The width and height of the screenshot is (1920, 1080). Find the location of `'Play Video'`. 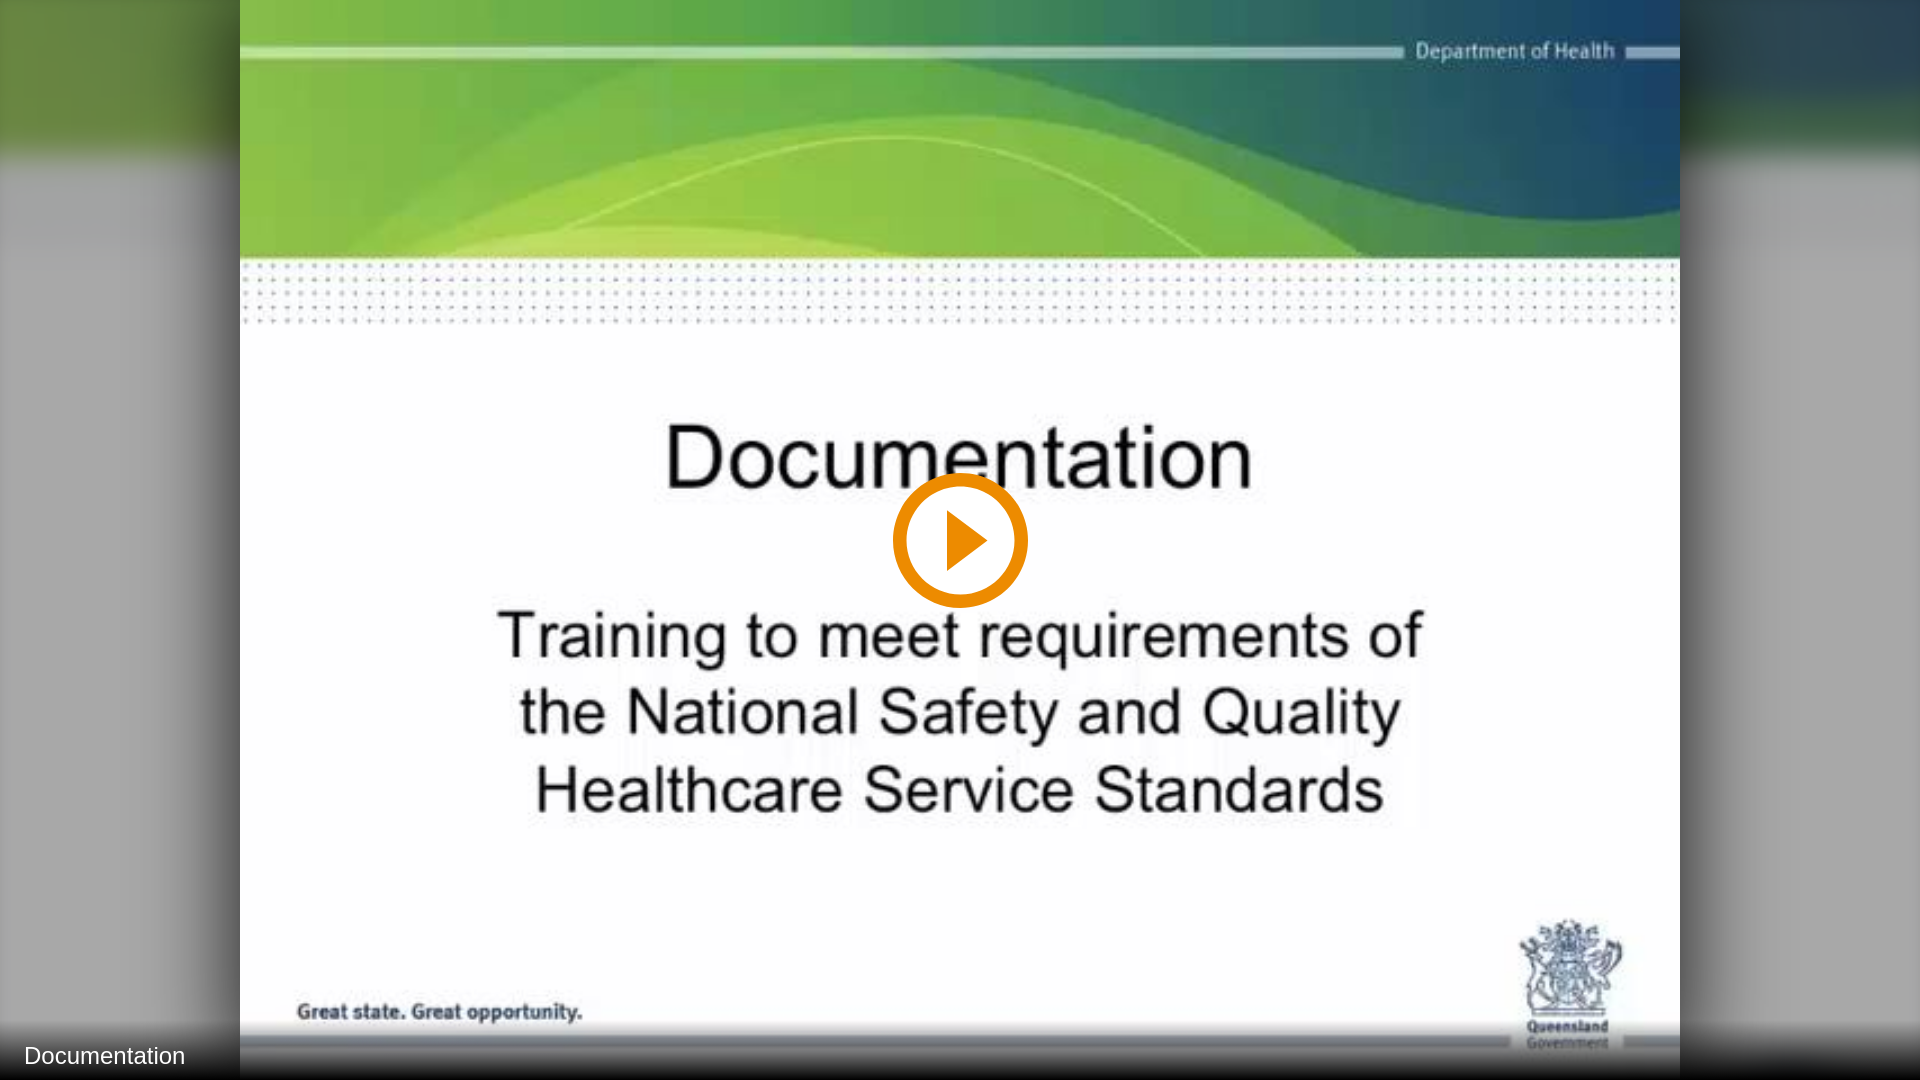

'Play Video' is located at coordinates (958, 538).